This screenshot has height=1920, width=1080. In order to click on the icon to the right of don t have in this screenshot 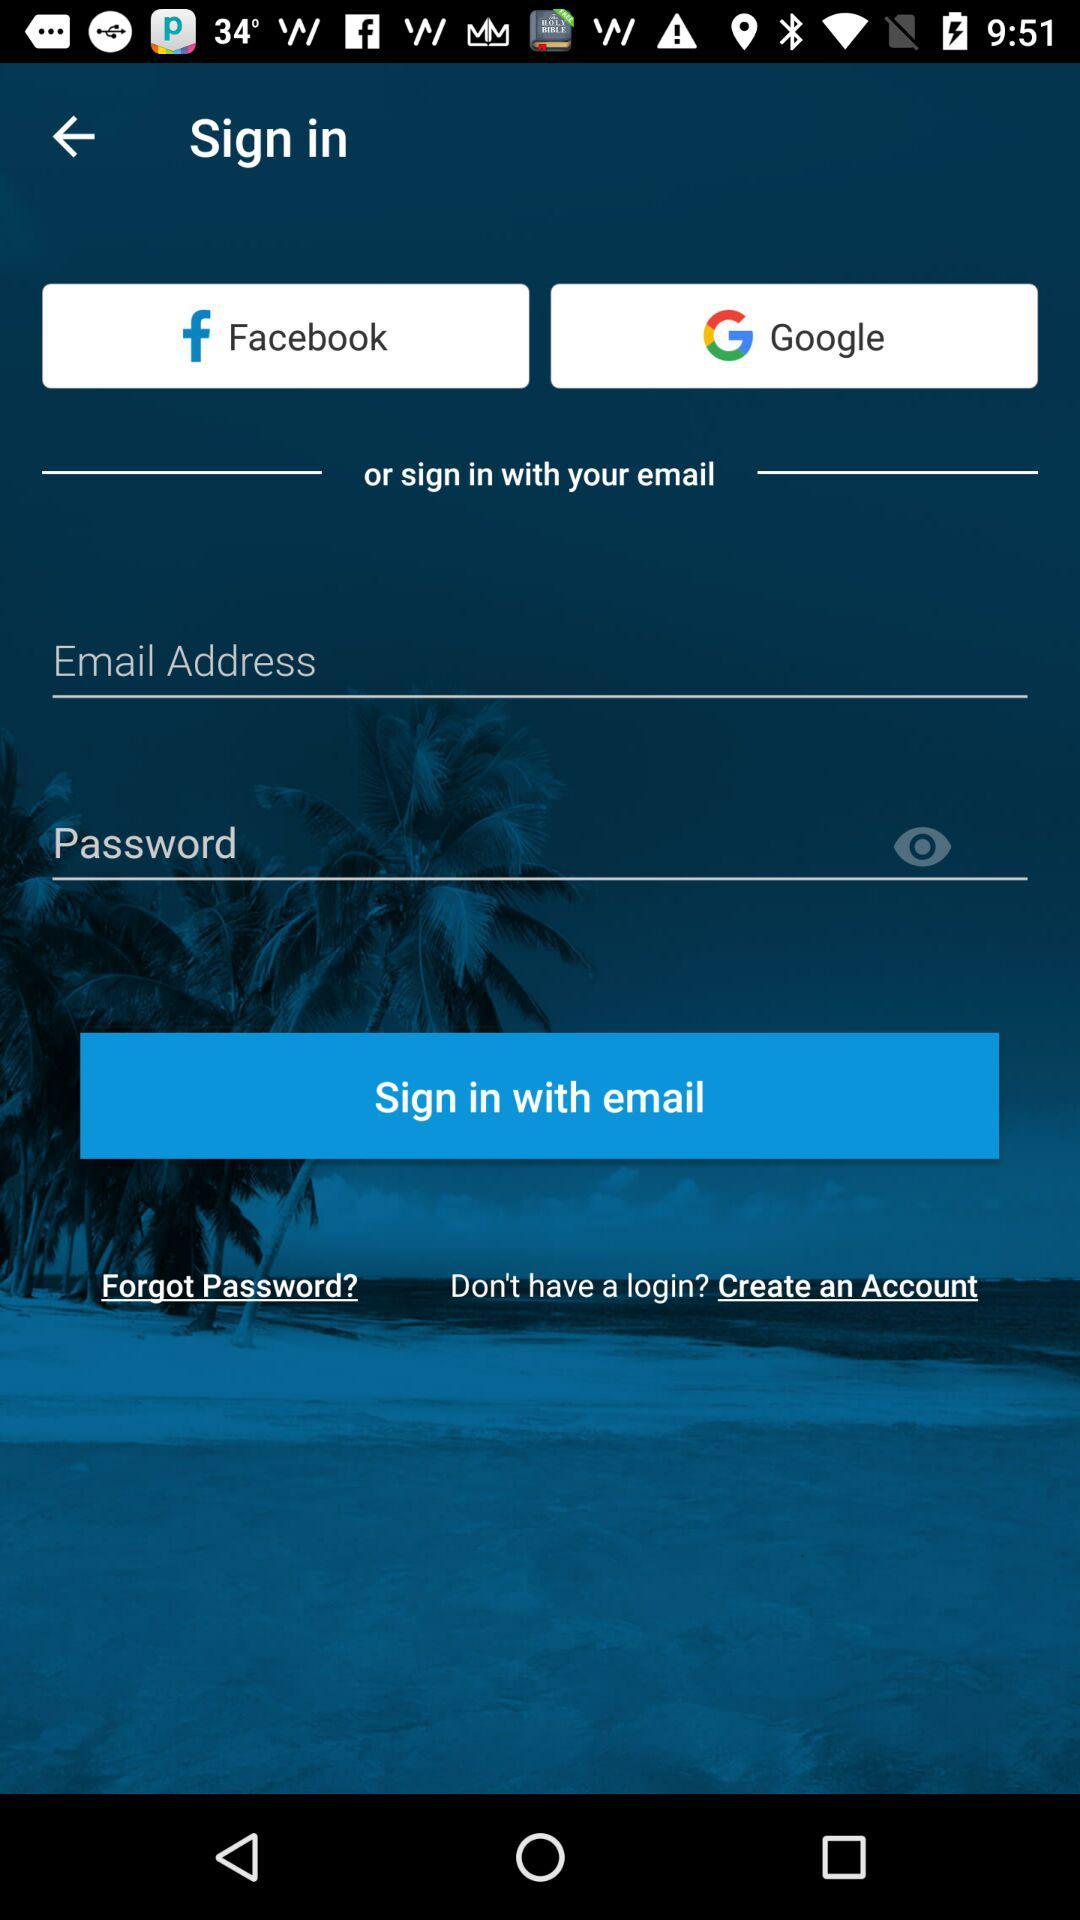, I will do `click(854, 1284)`.